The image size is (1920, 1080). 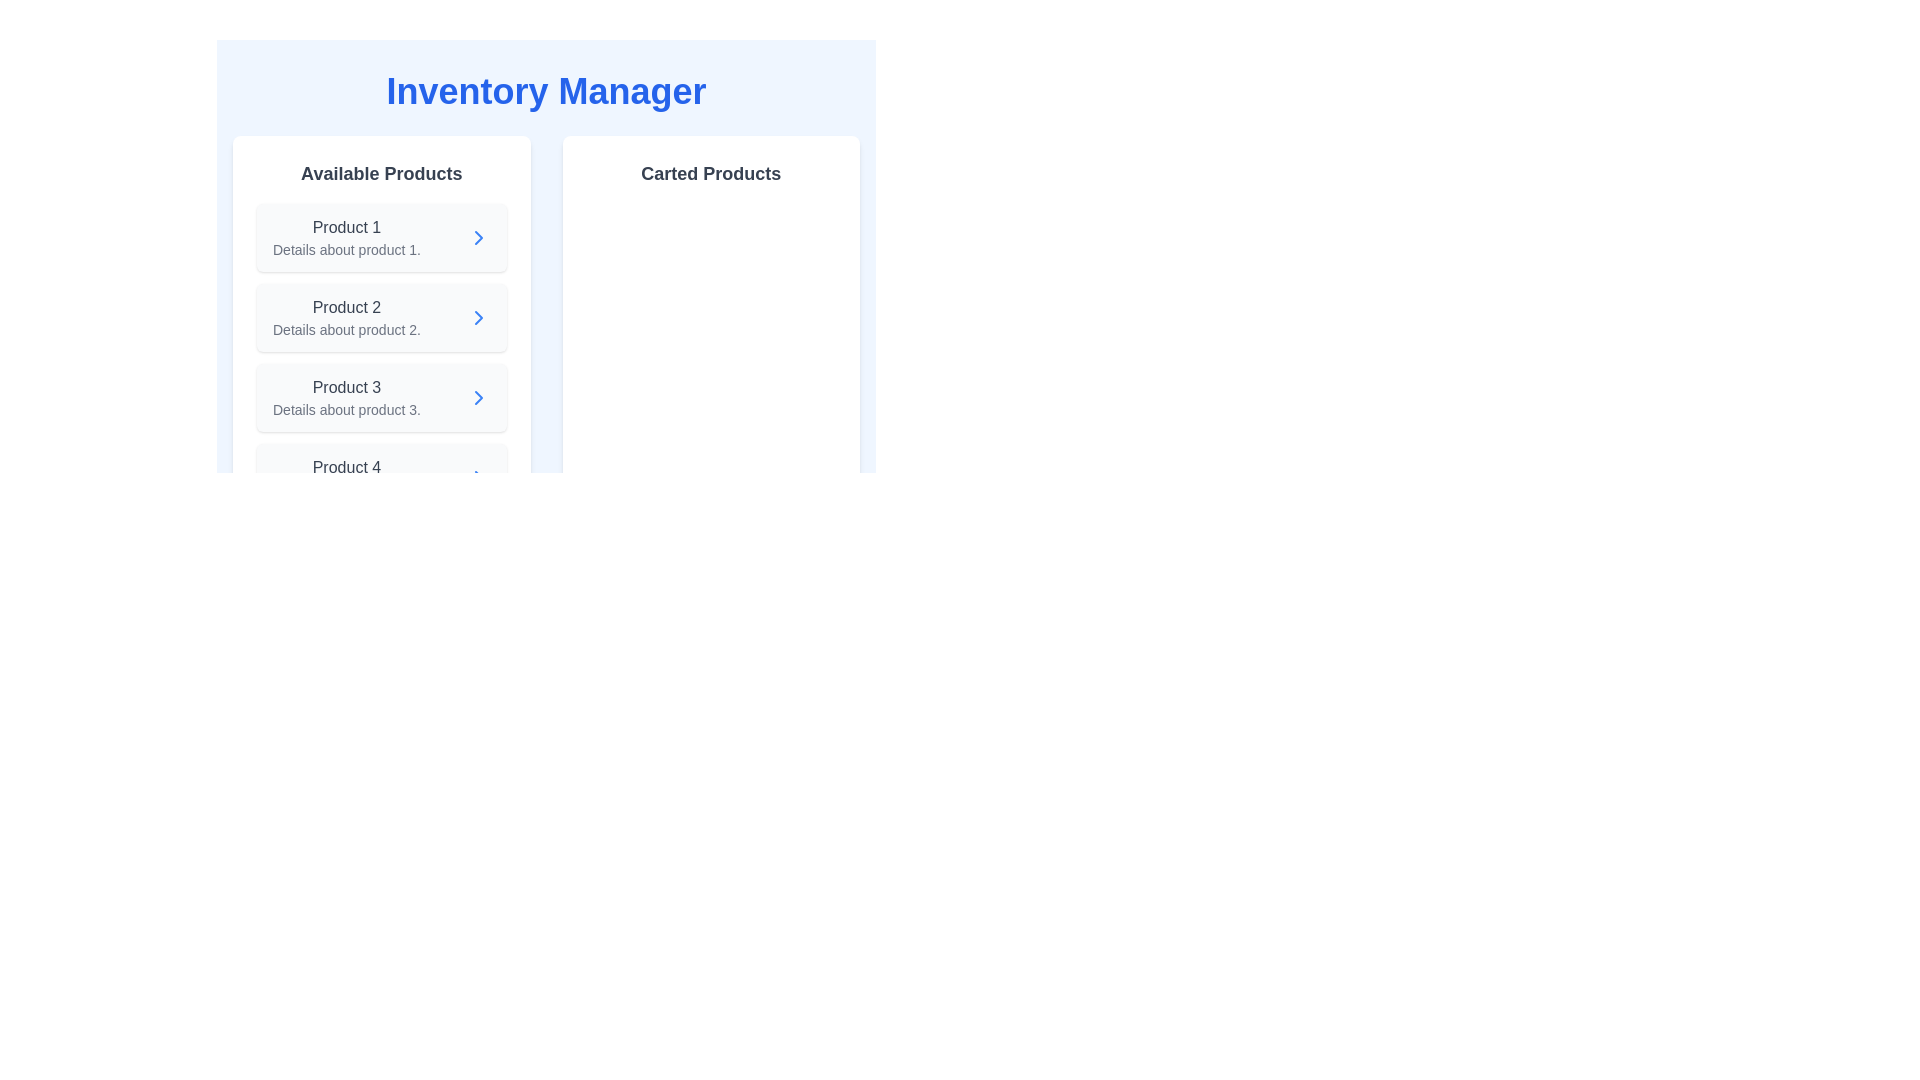 What do you see at coordinates (477, 316) in the screenshot?
I see `the interactive button for 'Product 2' located on the right side of the box containing 'Product 2' and its details` at bounding box center [477, 316].